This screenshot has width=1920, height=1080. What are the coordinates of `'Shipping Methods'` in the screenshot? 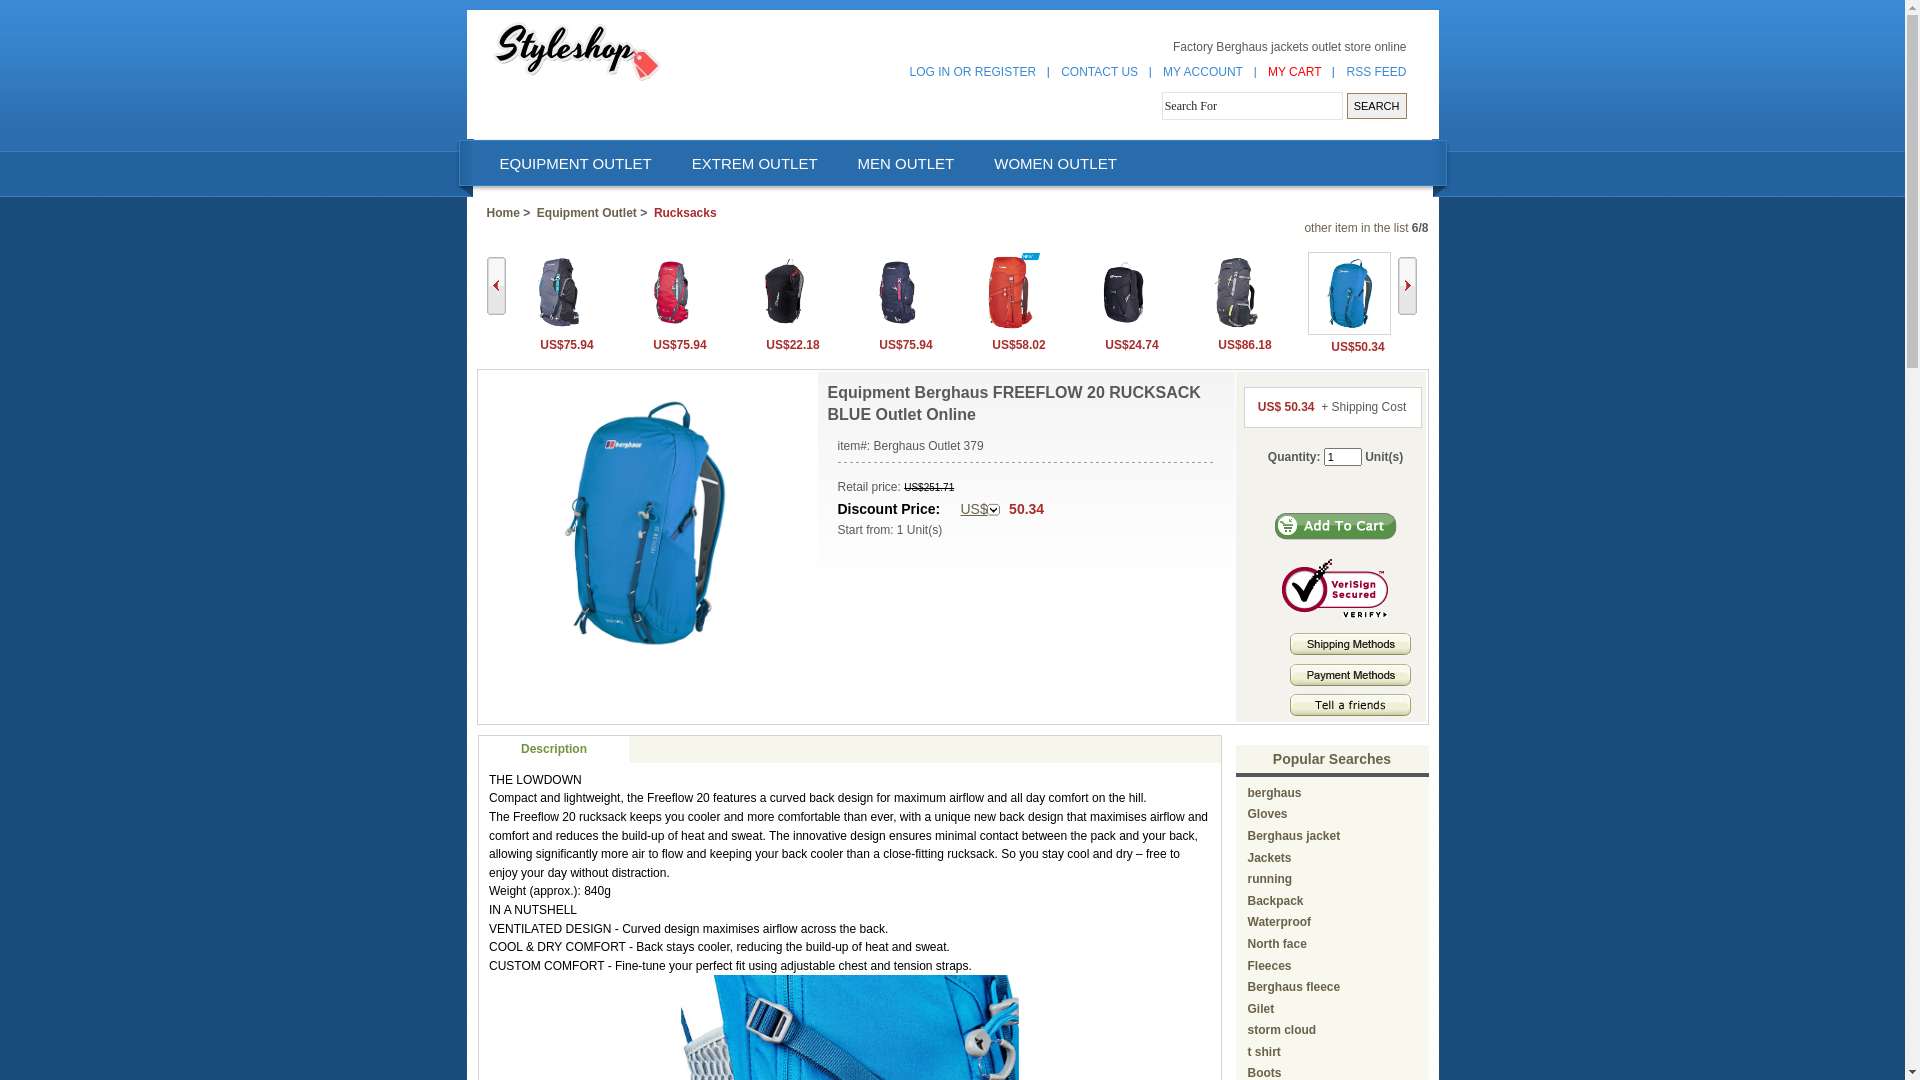 It's located at (1350, 651).